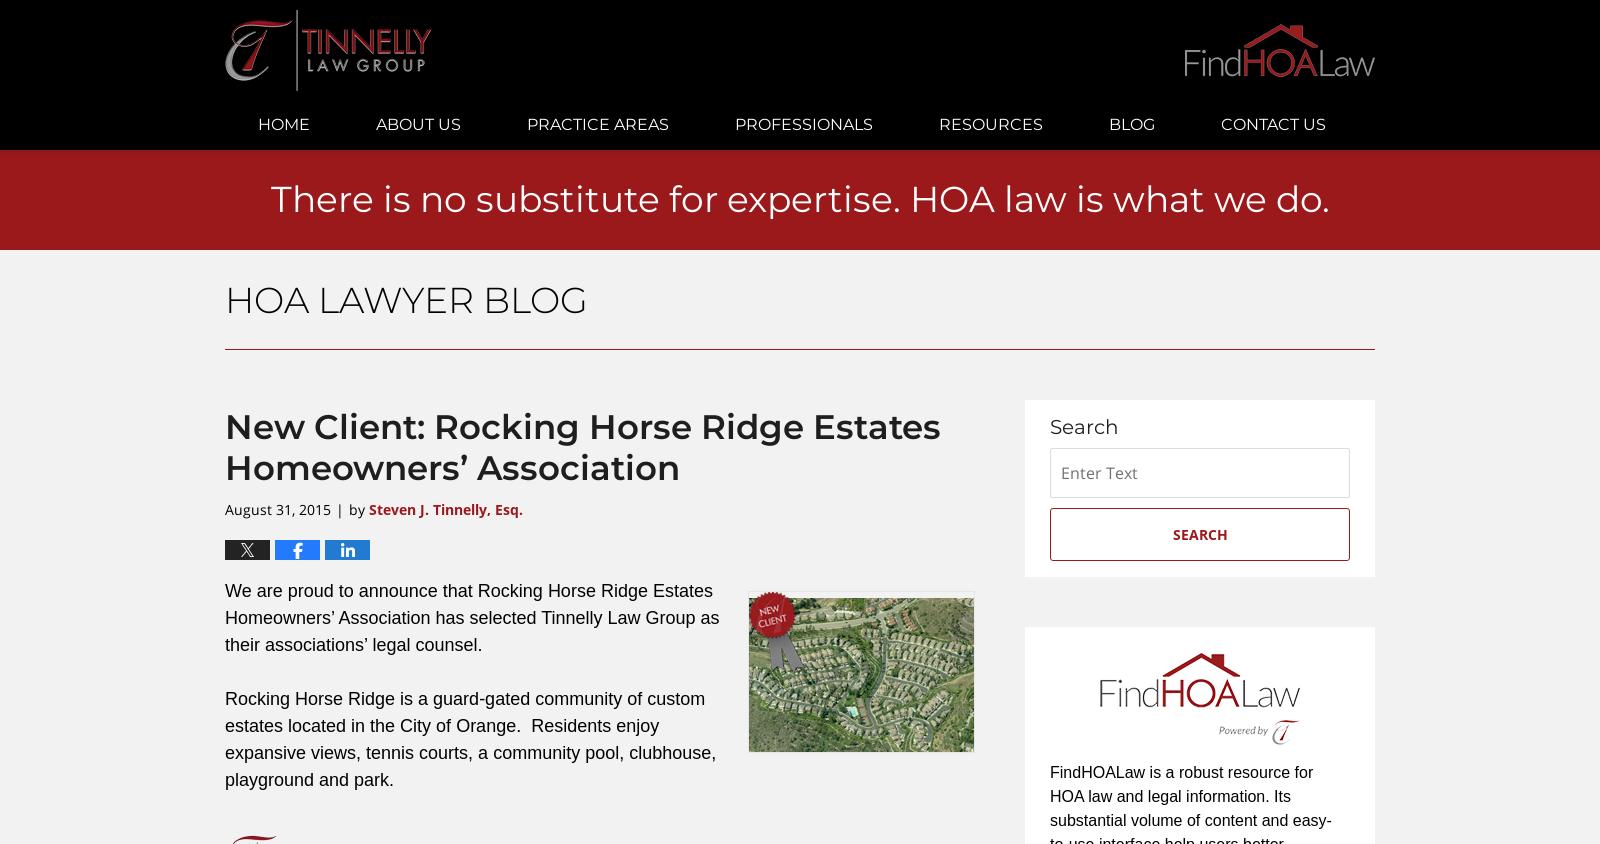  Describe the element at coordinates (471, 617) in the screenshot. I see `'We are proud to announce that Rocking Horse Ridge Estates Homeowners’ Association has selected Tinnelly Law Group as their associations’ legal counsel.'` at that location.